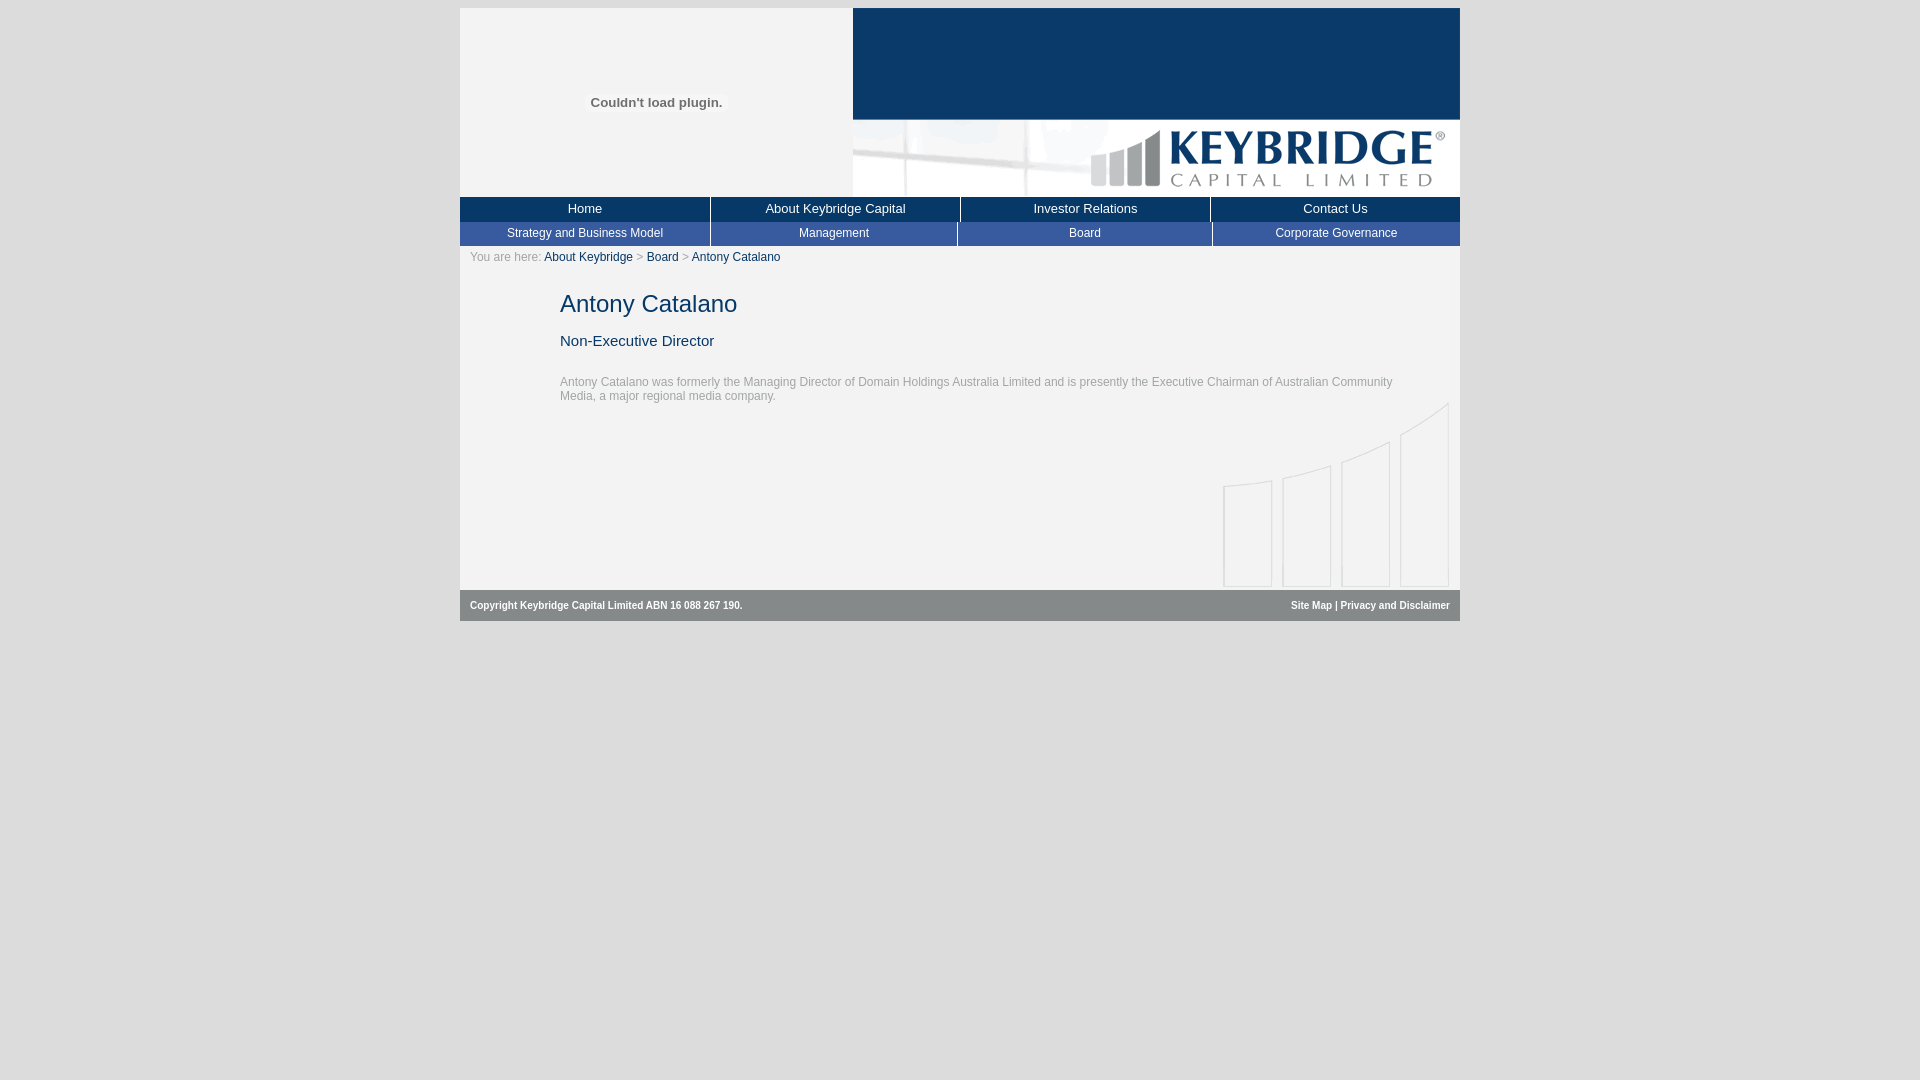 Image resolution: width=1920 pixels, height=1080 pixels. Describe the element at coordinates (1311, 604) in the screenshot. I see `'Site Map'` at that location.